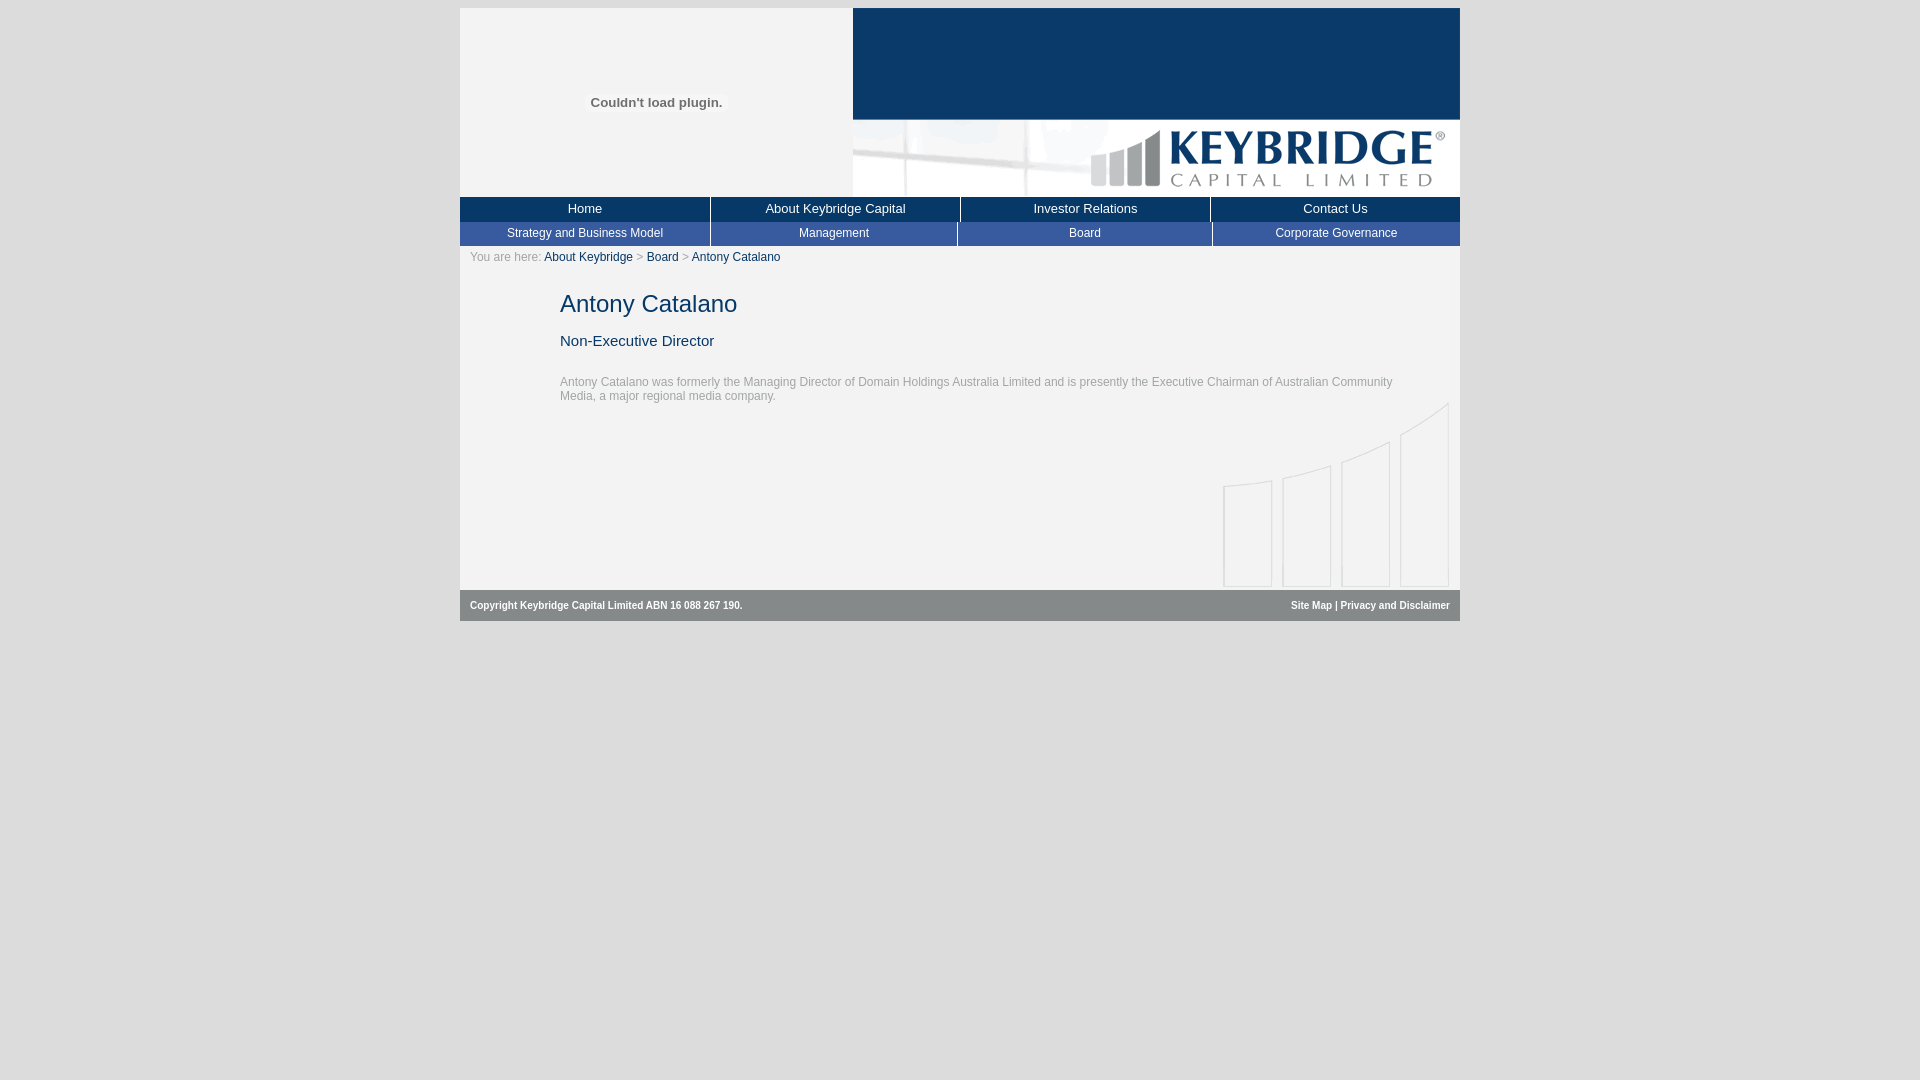 Image resolution: width=1920 pixels, height=1080 pixels. Describe the element at coordinates (1311, 604) in the screenshot. I see `'Site Map'` at that location.